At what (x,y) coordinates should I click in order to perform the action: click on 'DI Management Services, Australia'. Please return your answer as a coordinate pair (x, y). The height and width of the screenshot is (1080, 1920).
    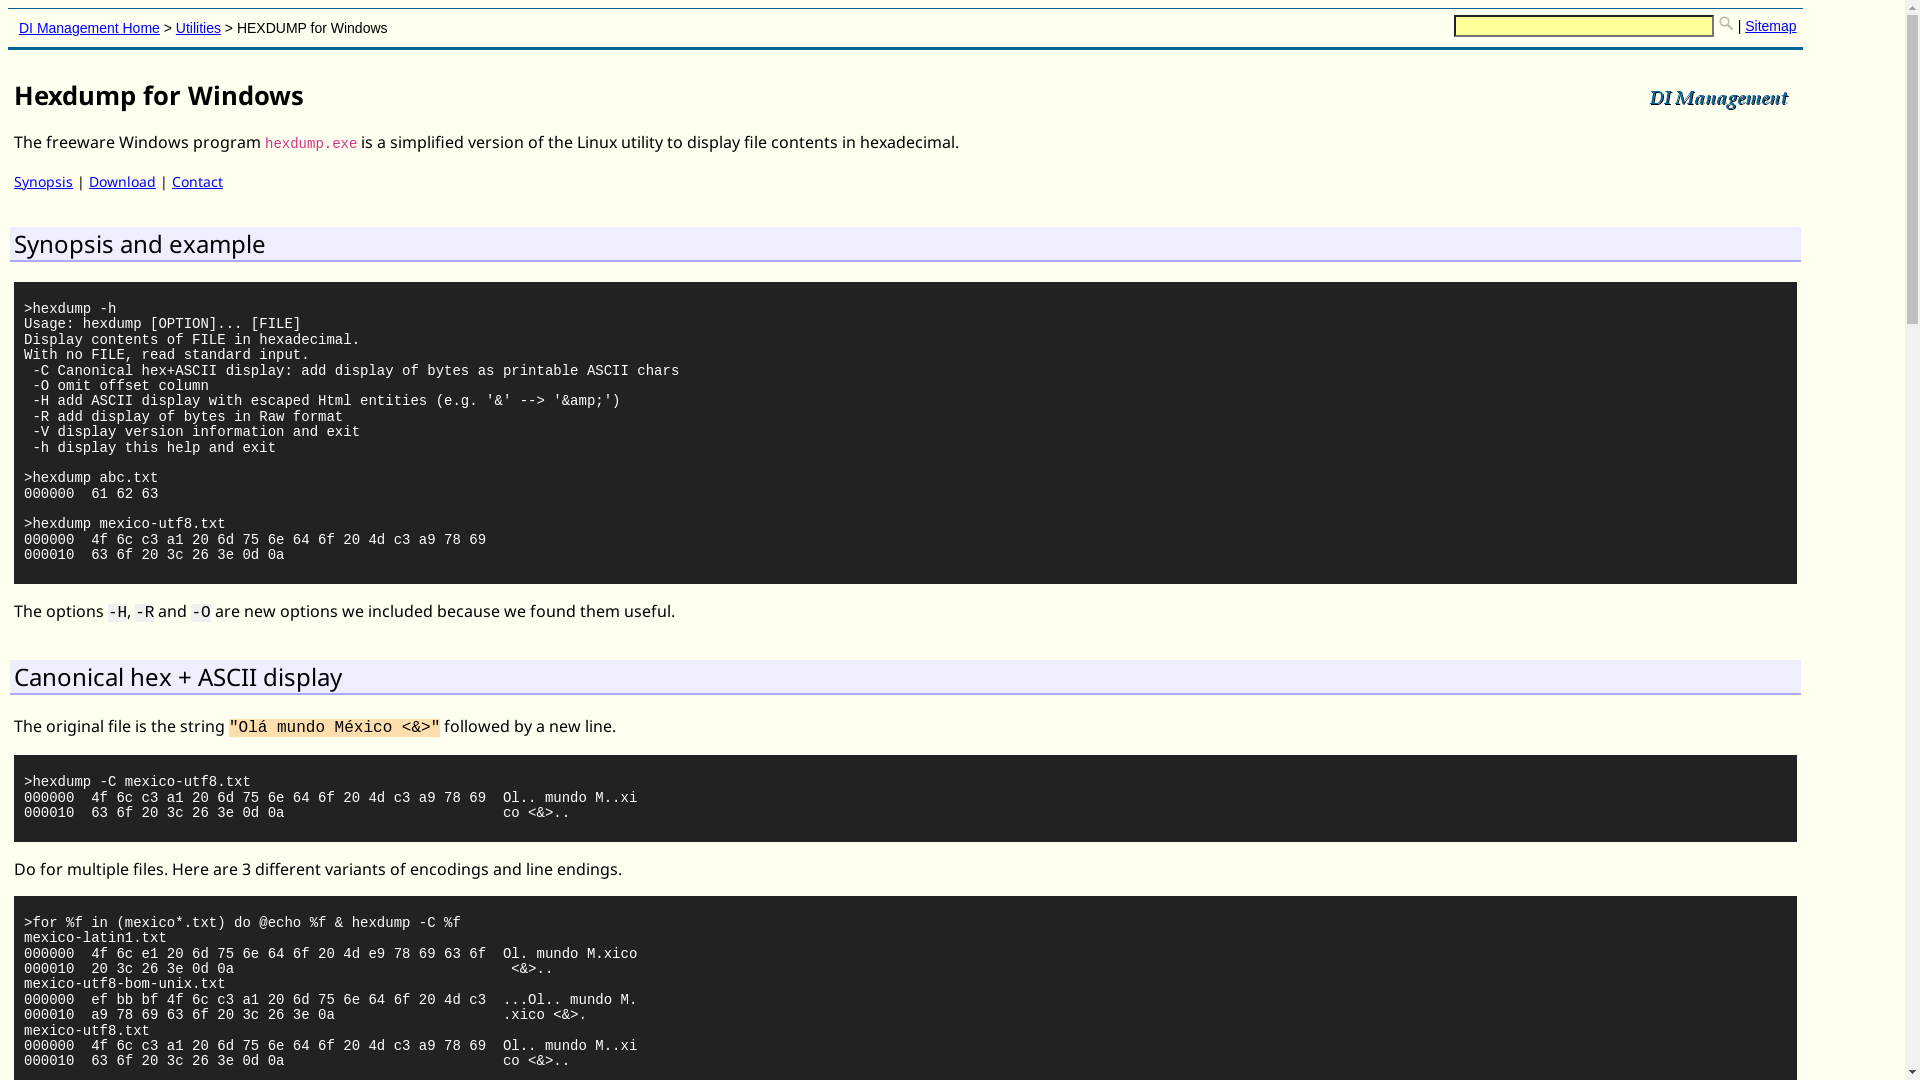
    Looking at the image, I should click on (1640, 97).